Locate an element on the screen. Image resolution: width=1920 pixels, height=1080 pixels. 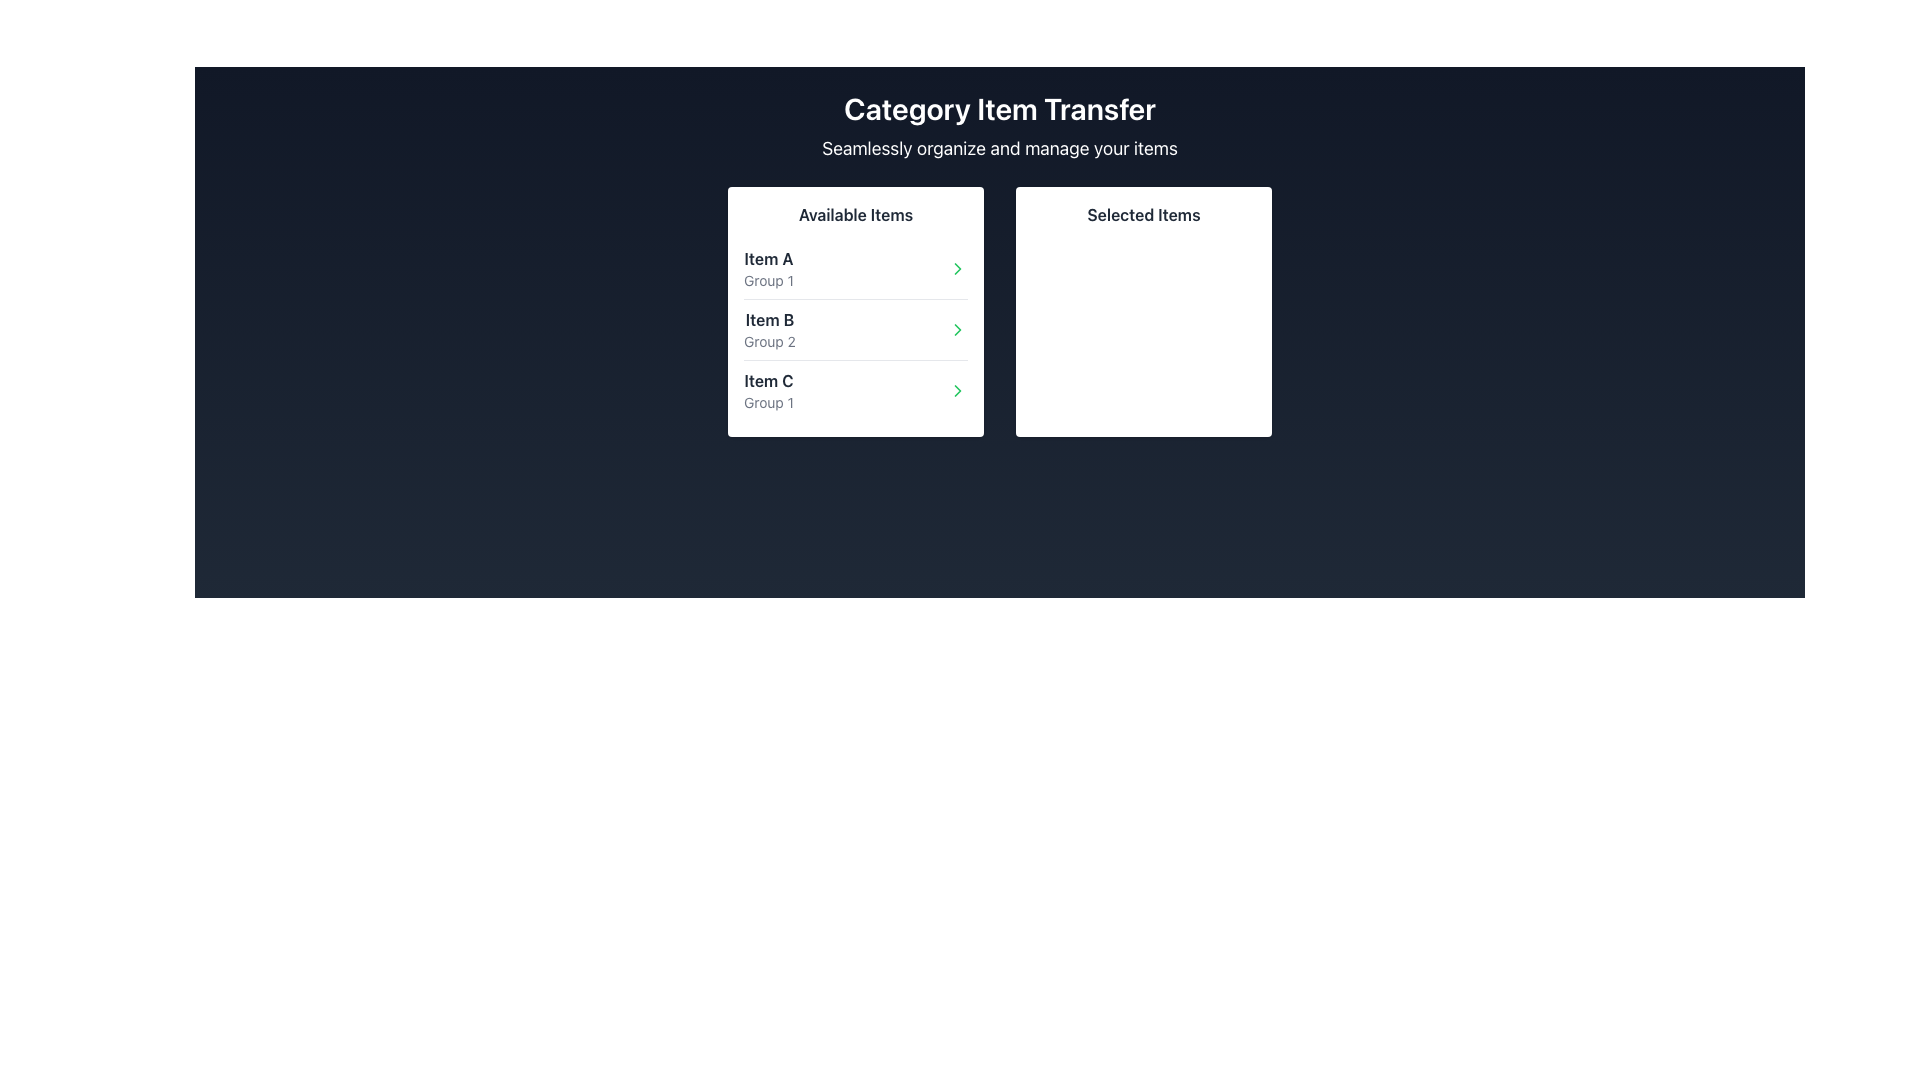
the right-pointing chevron icon located to the right of the list item labeled 'Item C, Group 1' in the 'Available Items' section of the left panel is located at coordinates (957, 390).